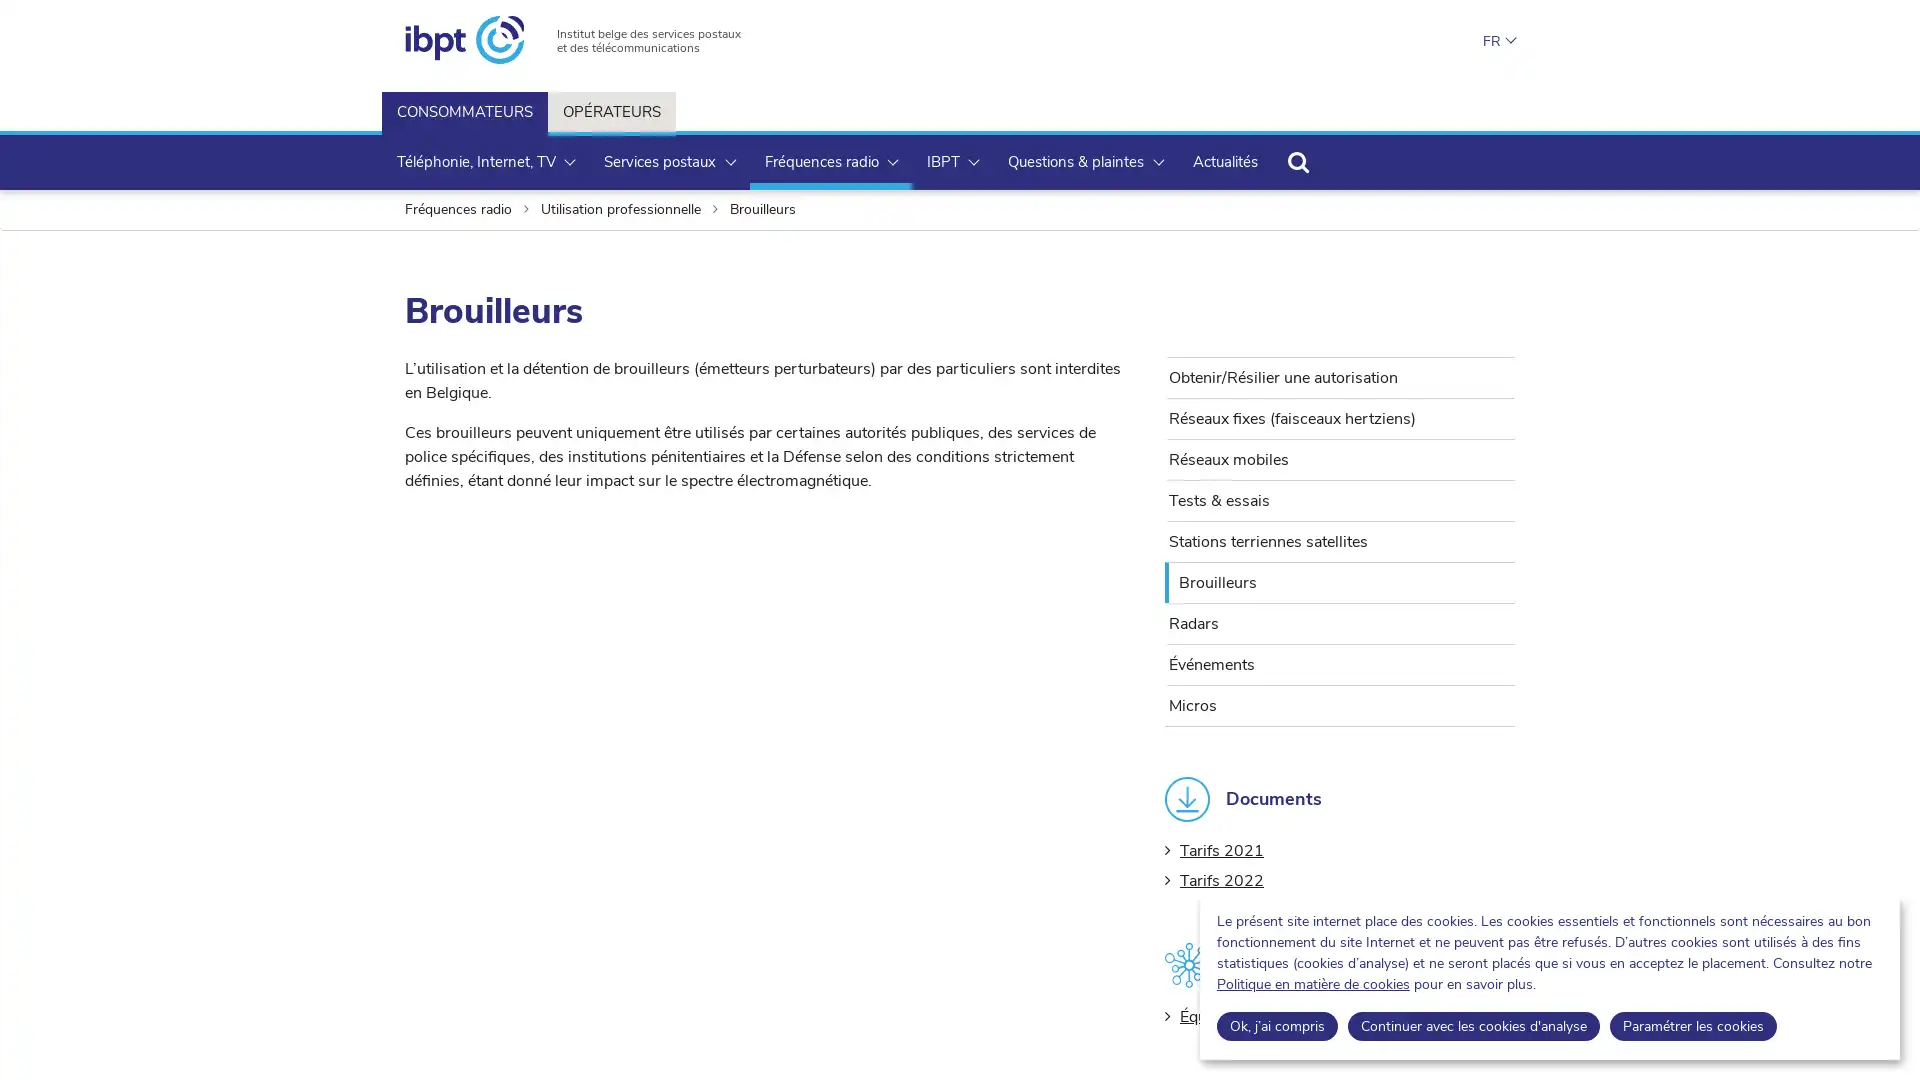  I want to click on IBPT, so click(951, 161).